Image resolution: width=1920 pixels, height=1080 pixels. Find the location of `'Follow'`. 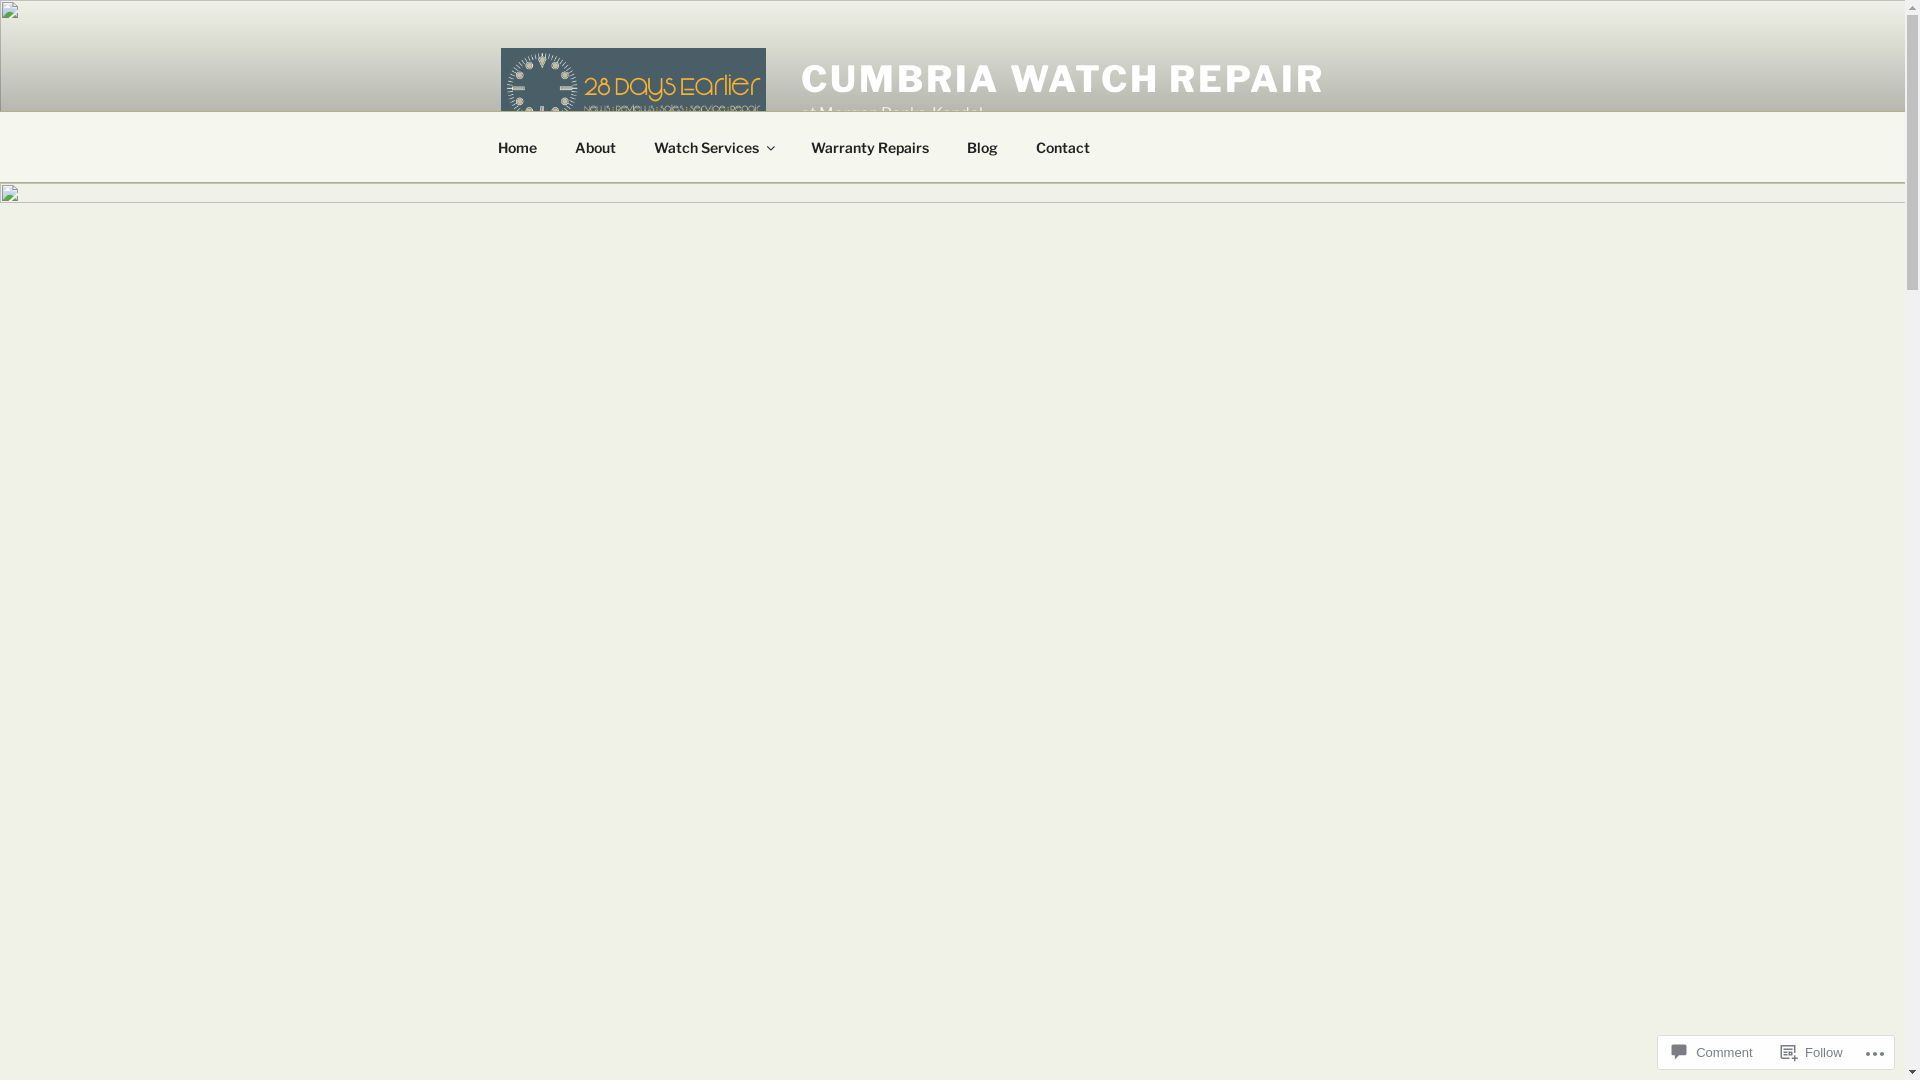

'Follow' is located at coordinates (1812, 1051).